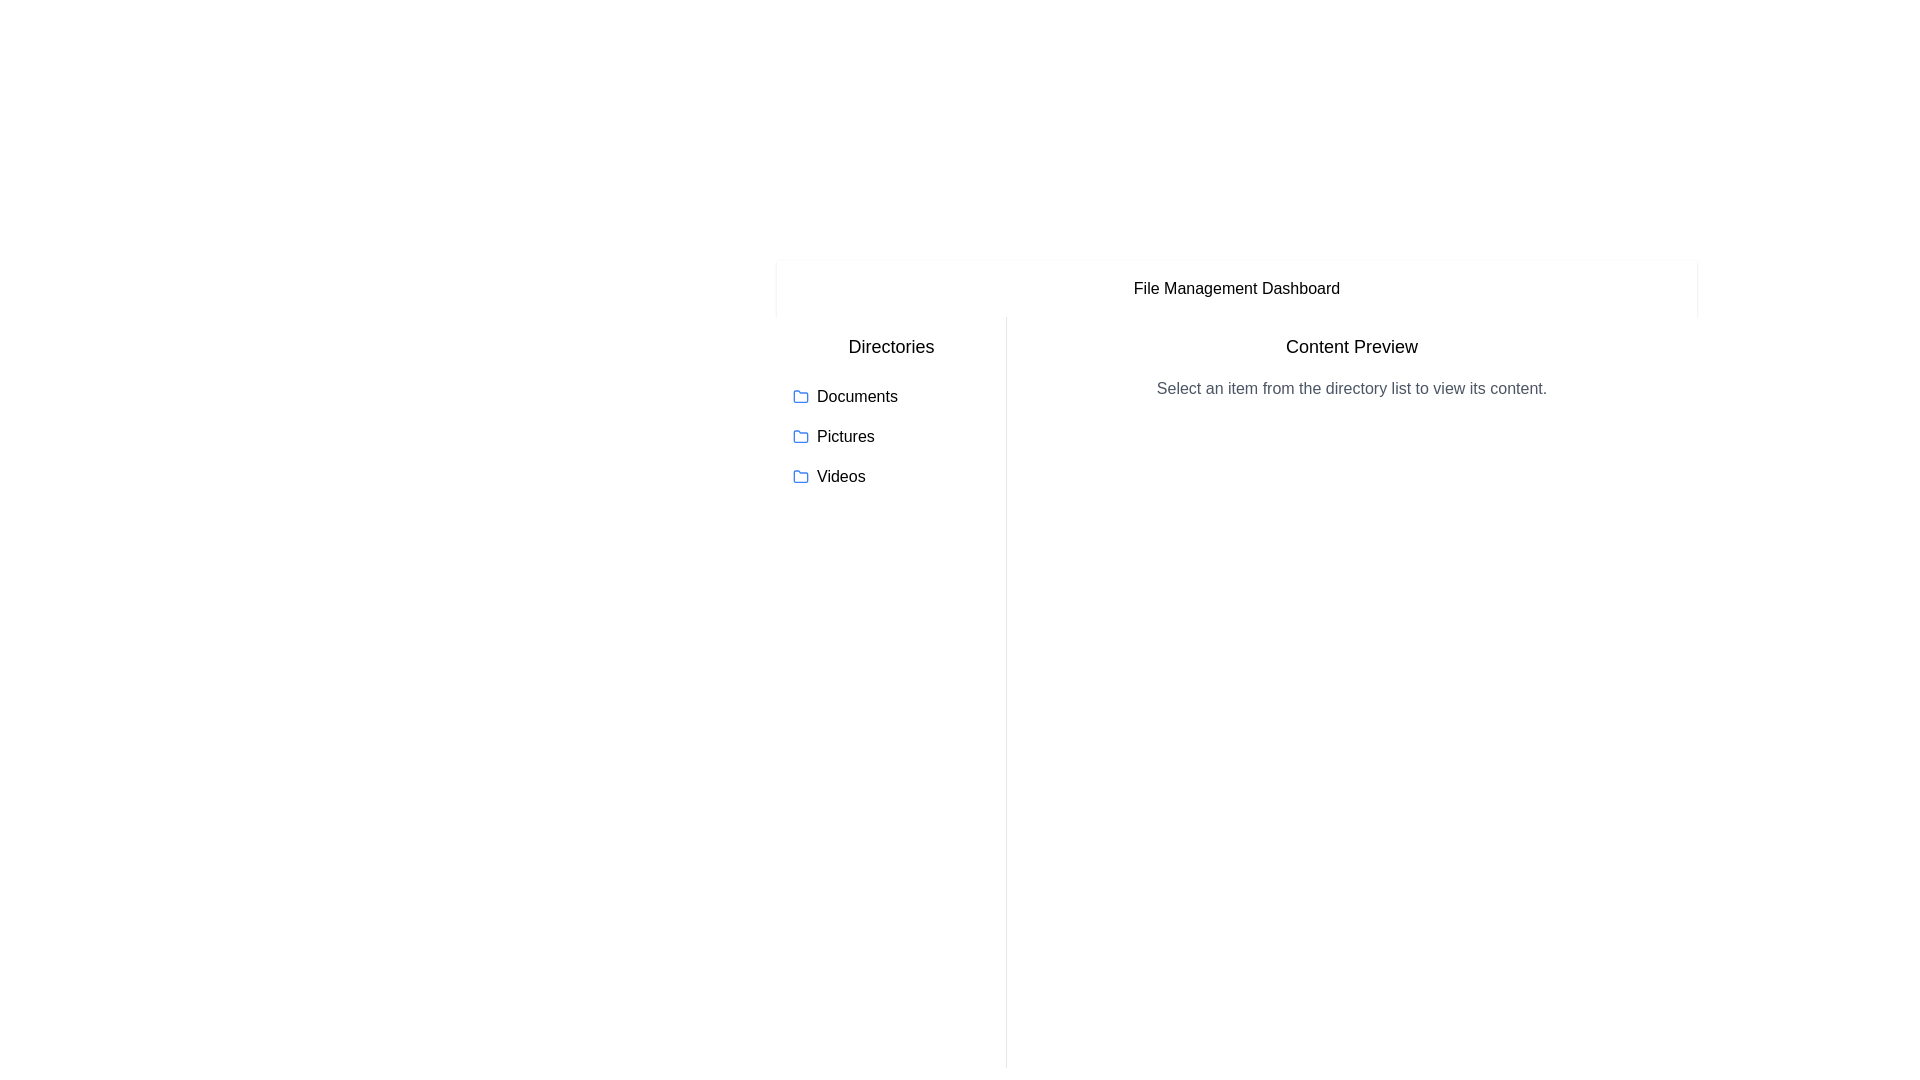 This screenshot has height=1080, width=1920. Describe the element at coordinates (801, 475) in the screenshot. I see `folder icon representing the 'Videos' directory in the file management system for detail` at that location.